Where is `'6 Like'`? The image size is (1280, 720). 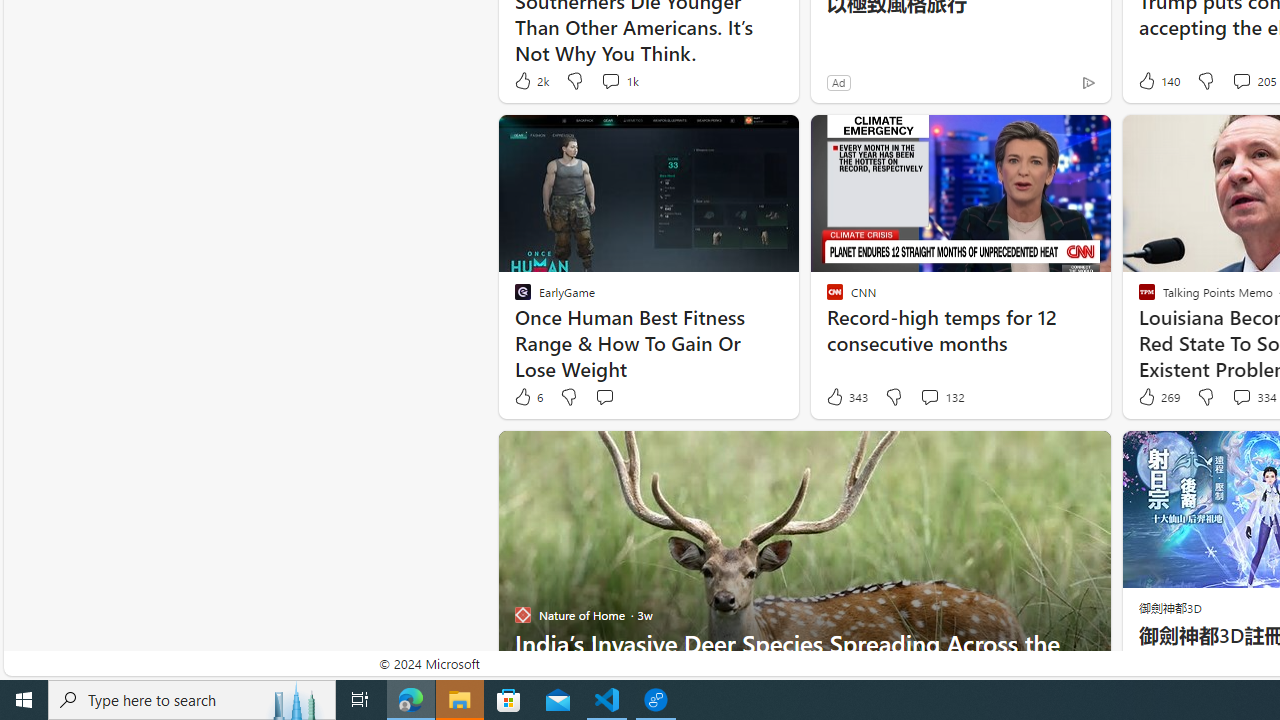
'6 Like' is located at coordinates (527, 397).